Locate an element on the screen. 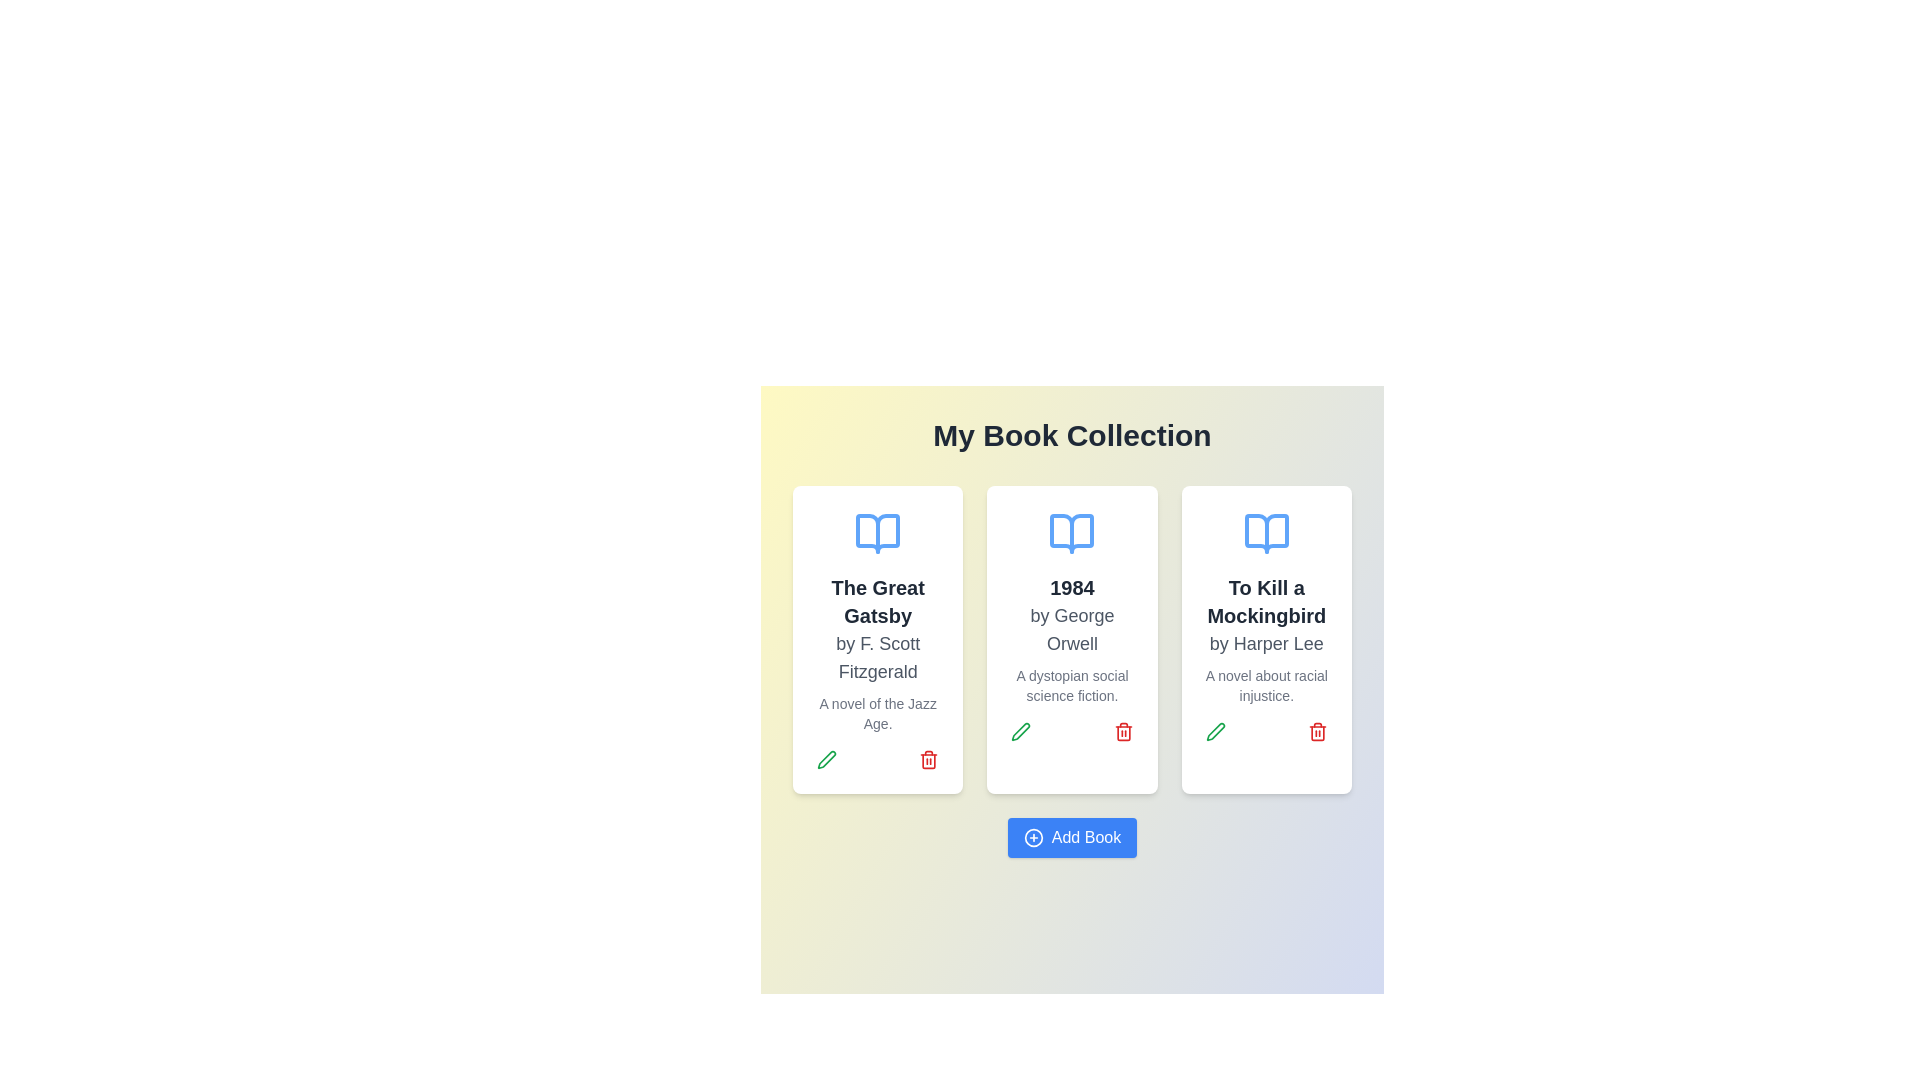 The image size is (1920, 1080). the title text 'To Kill a Mockingbird' displayed in the third card from the left, which serves as an informational label for the book is located at coordinates (1265, 600).